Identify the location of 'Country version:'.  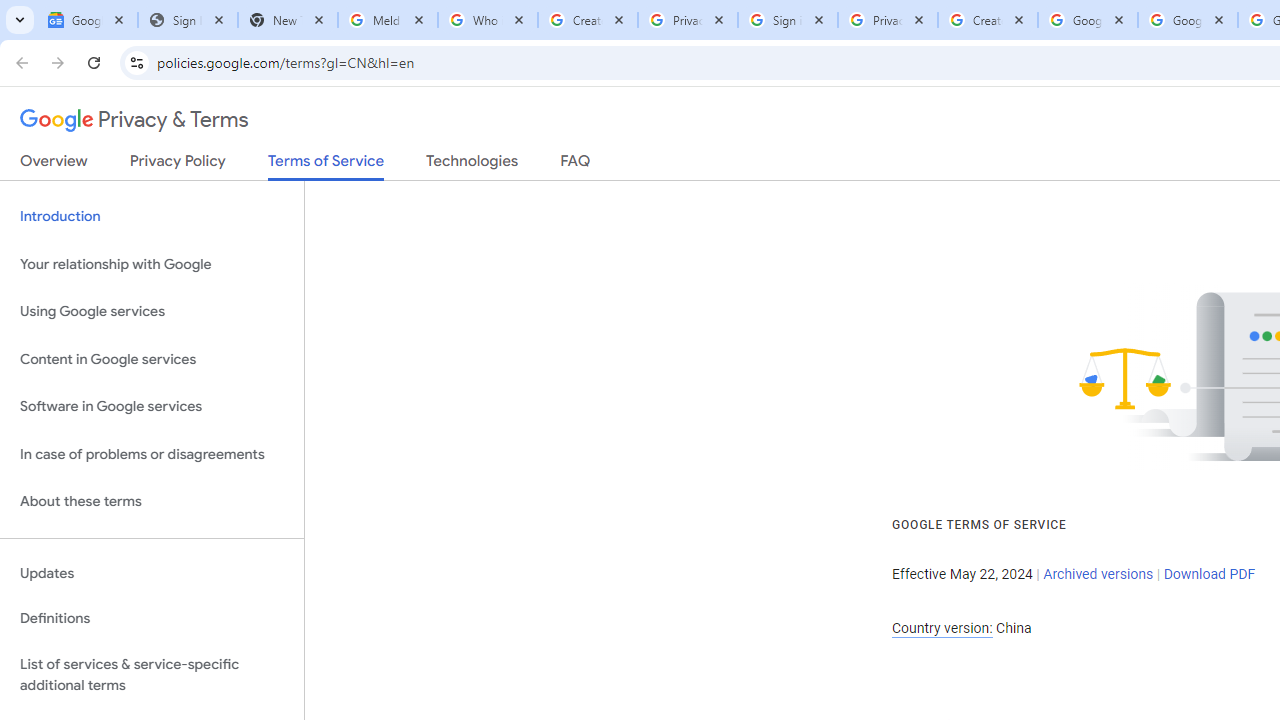
(941, 627).